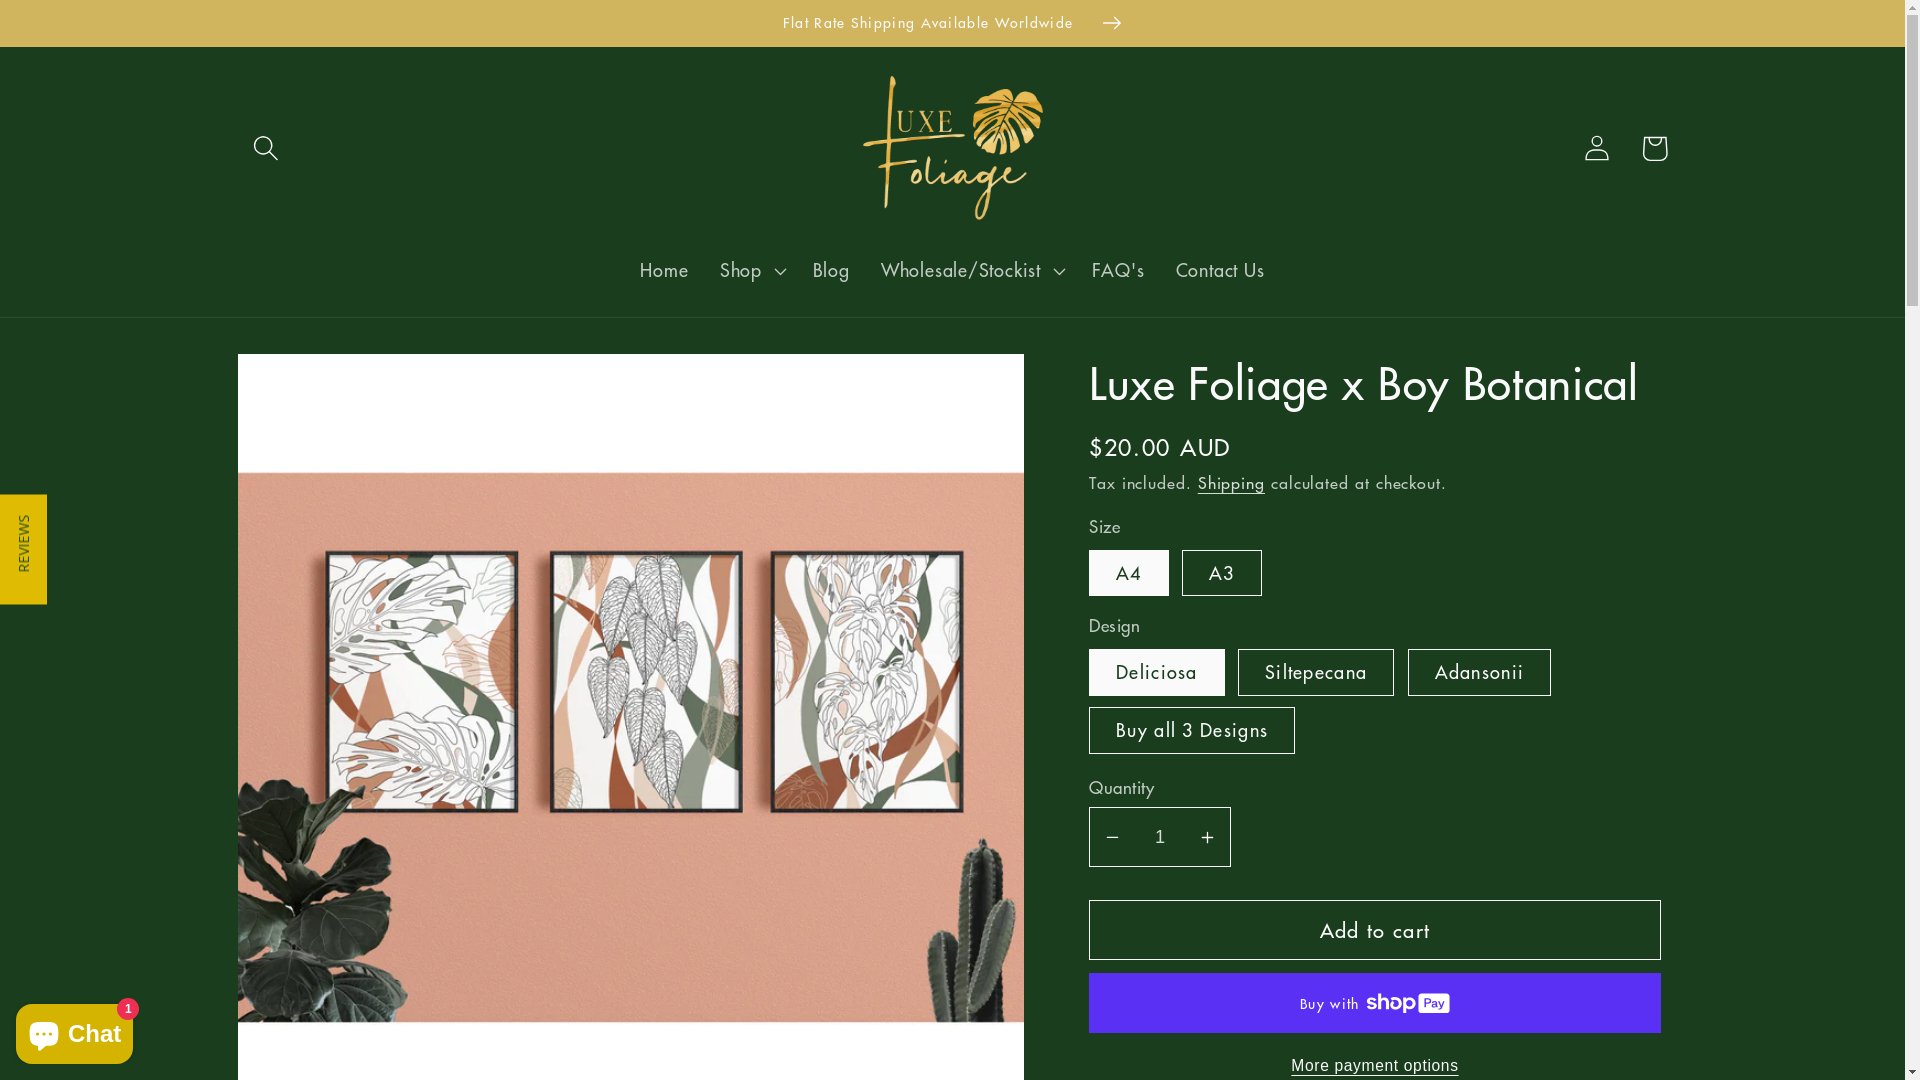 Image resolution: width=1920 pixels, height=1080 pixels. What do you see at coordinates (1230, 482) in the screenshot?
I see `'Shipping'` at bounding box center [1230, 482].